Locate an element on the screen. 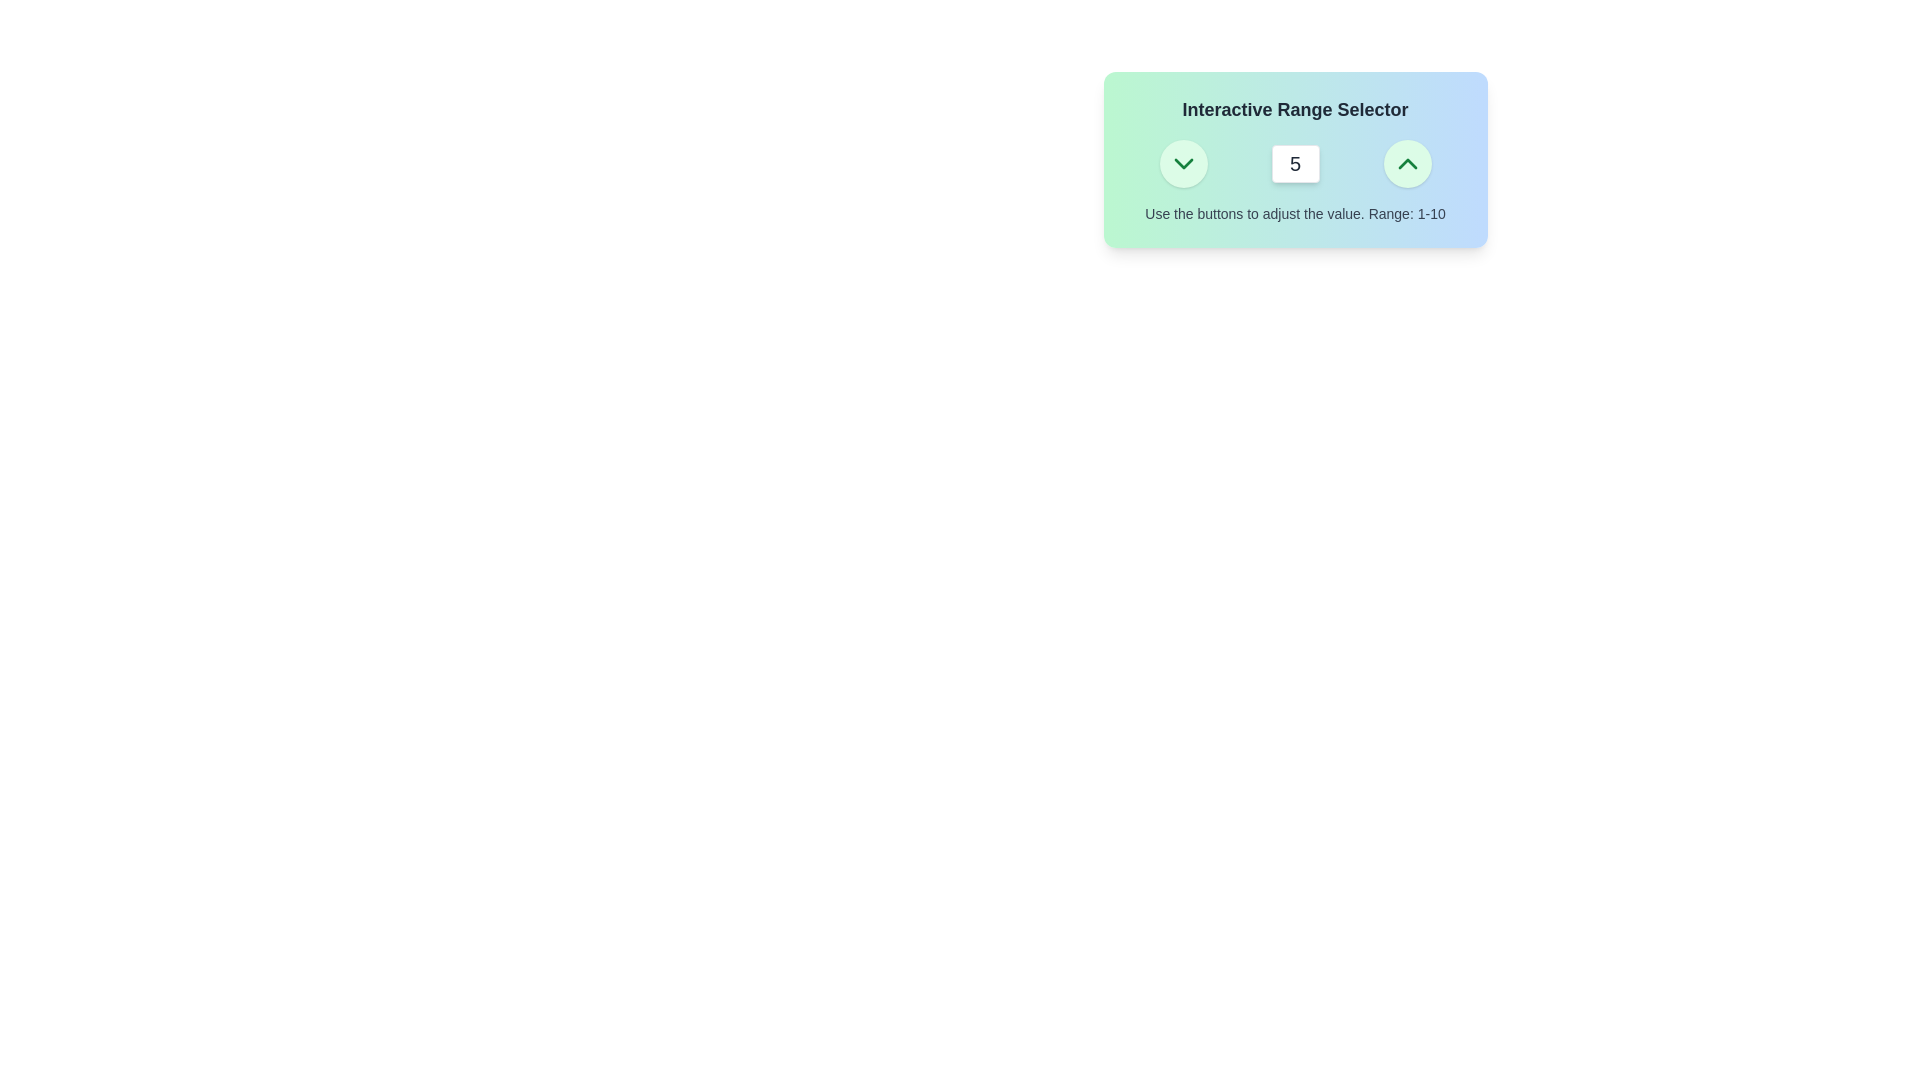 The width and height of the screenshot is (1920, 1080). the icon that indicates an action for decreasing a value or collapsing an expanded section, located on the far right of the 'Interactive Range Selector' component, adjacent is located at coordinates (1183, 163).